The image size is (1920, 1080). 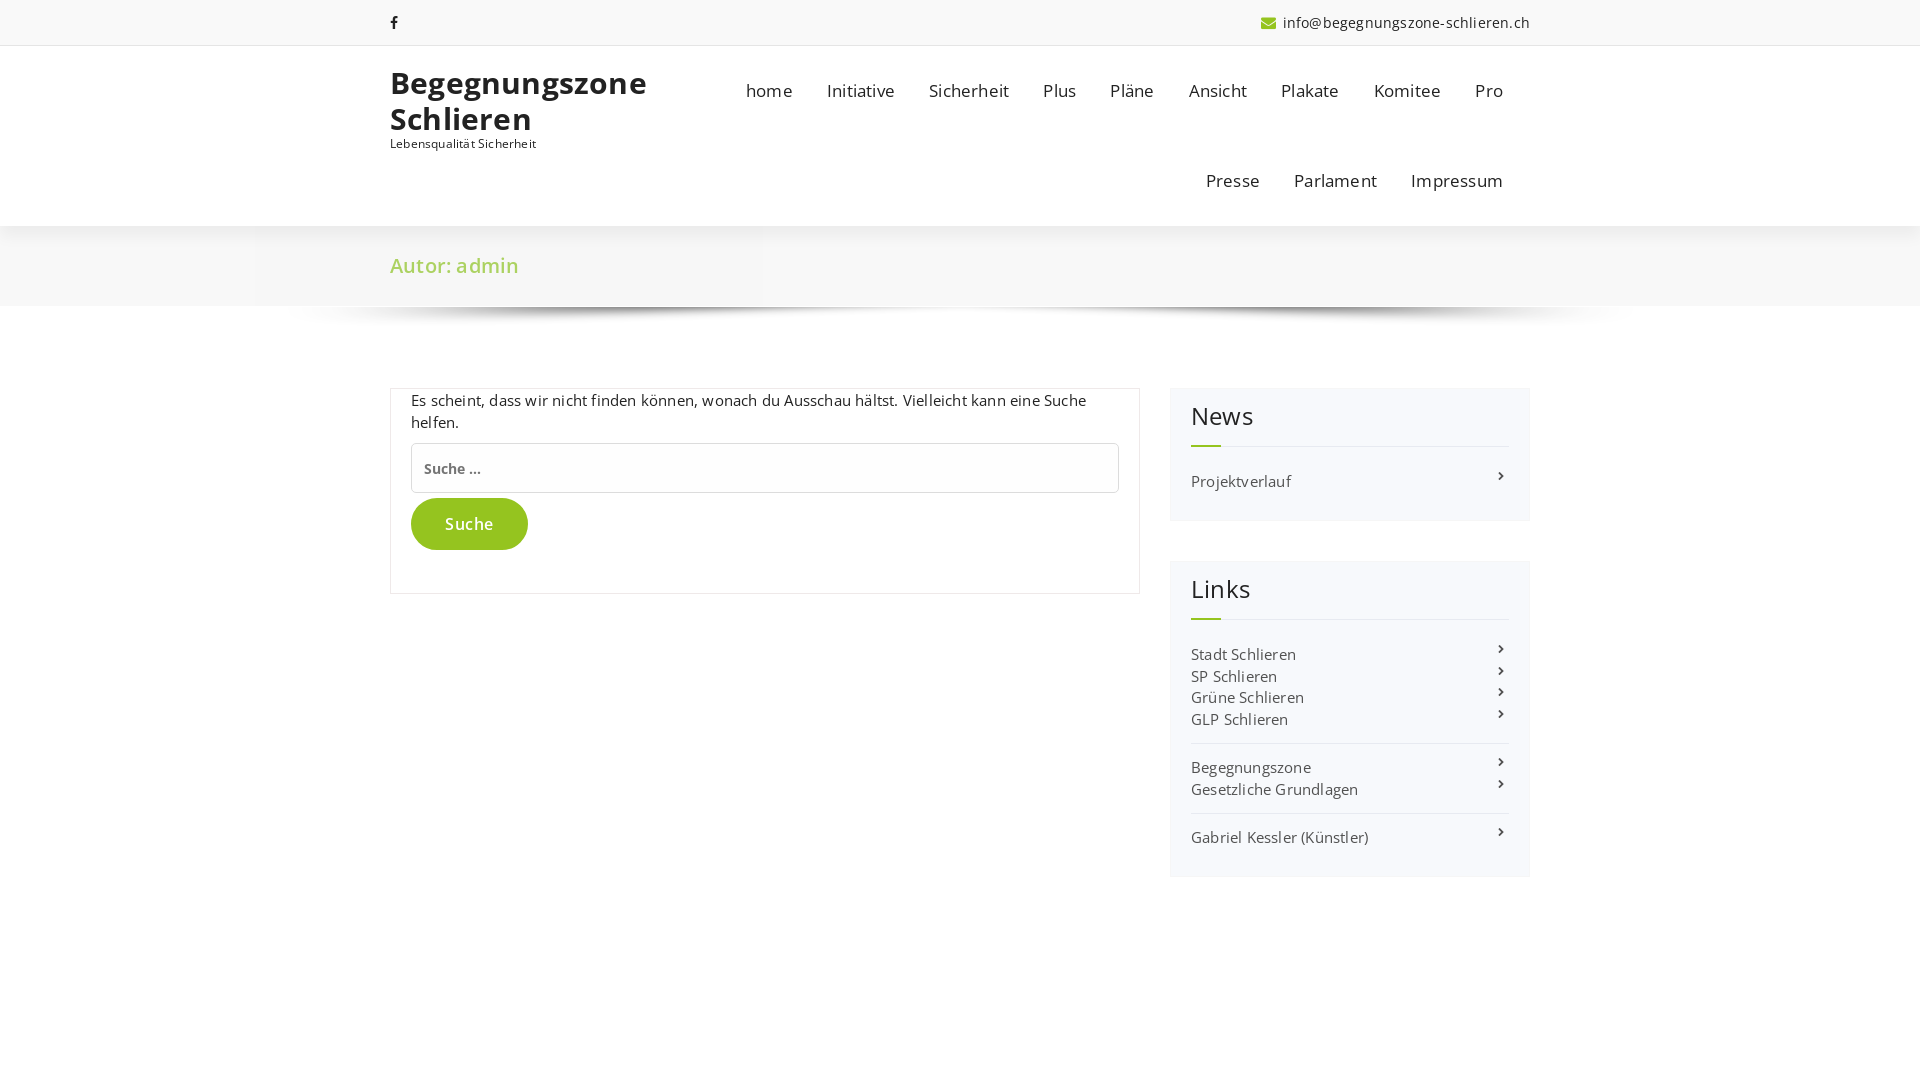 What do you see at coordinates (1238, 717) in the screenshot?
I see `'GLP Schlieren'` at bounding box center [1238, 717].